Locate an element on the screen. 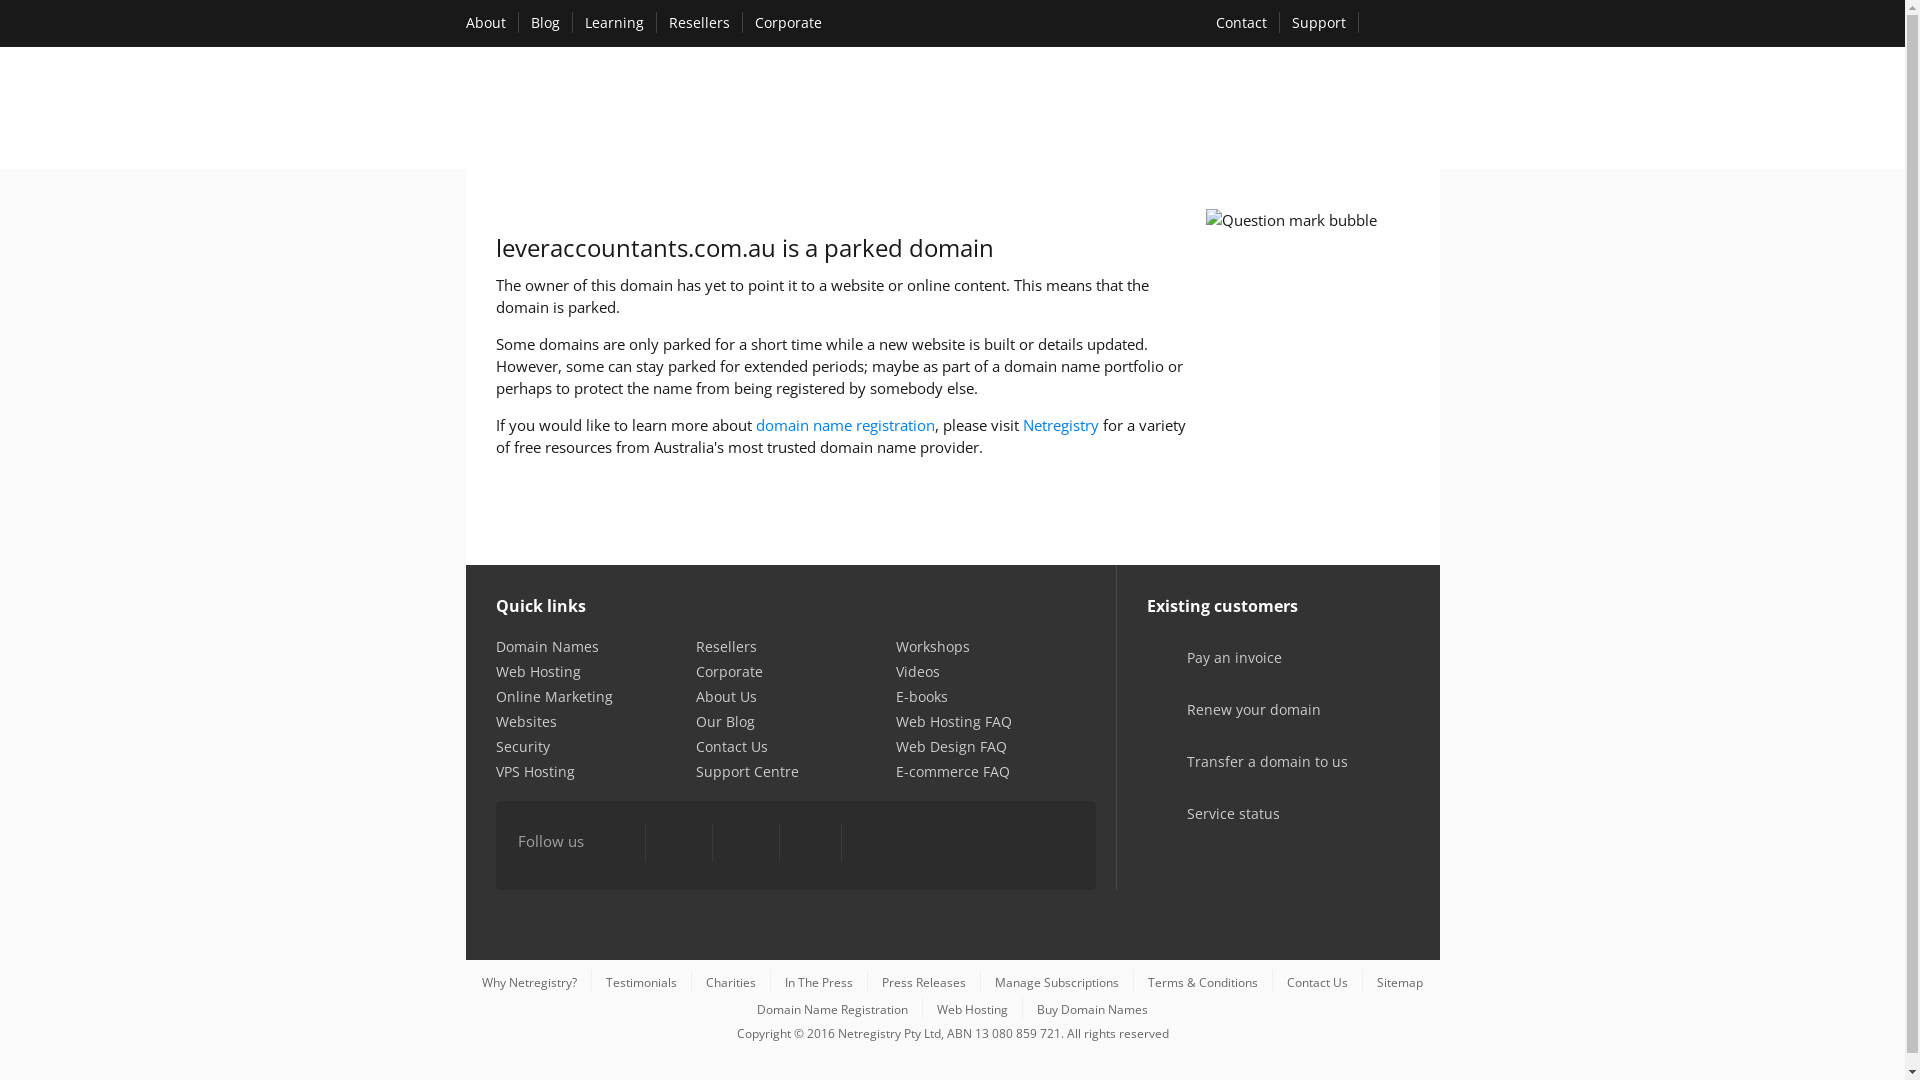 The image size is (1920, 1080). 'Pinterest' is located at coordinates (810, 843).